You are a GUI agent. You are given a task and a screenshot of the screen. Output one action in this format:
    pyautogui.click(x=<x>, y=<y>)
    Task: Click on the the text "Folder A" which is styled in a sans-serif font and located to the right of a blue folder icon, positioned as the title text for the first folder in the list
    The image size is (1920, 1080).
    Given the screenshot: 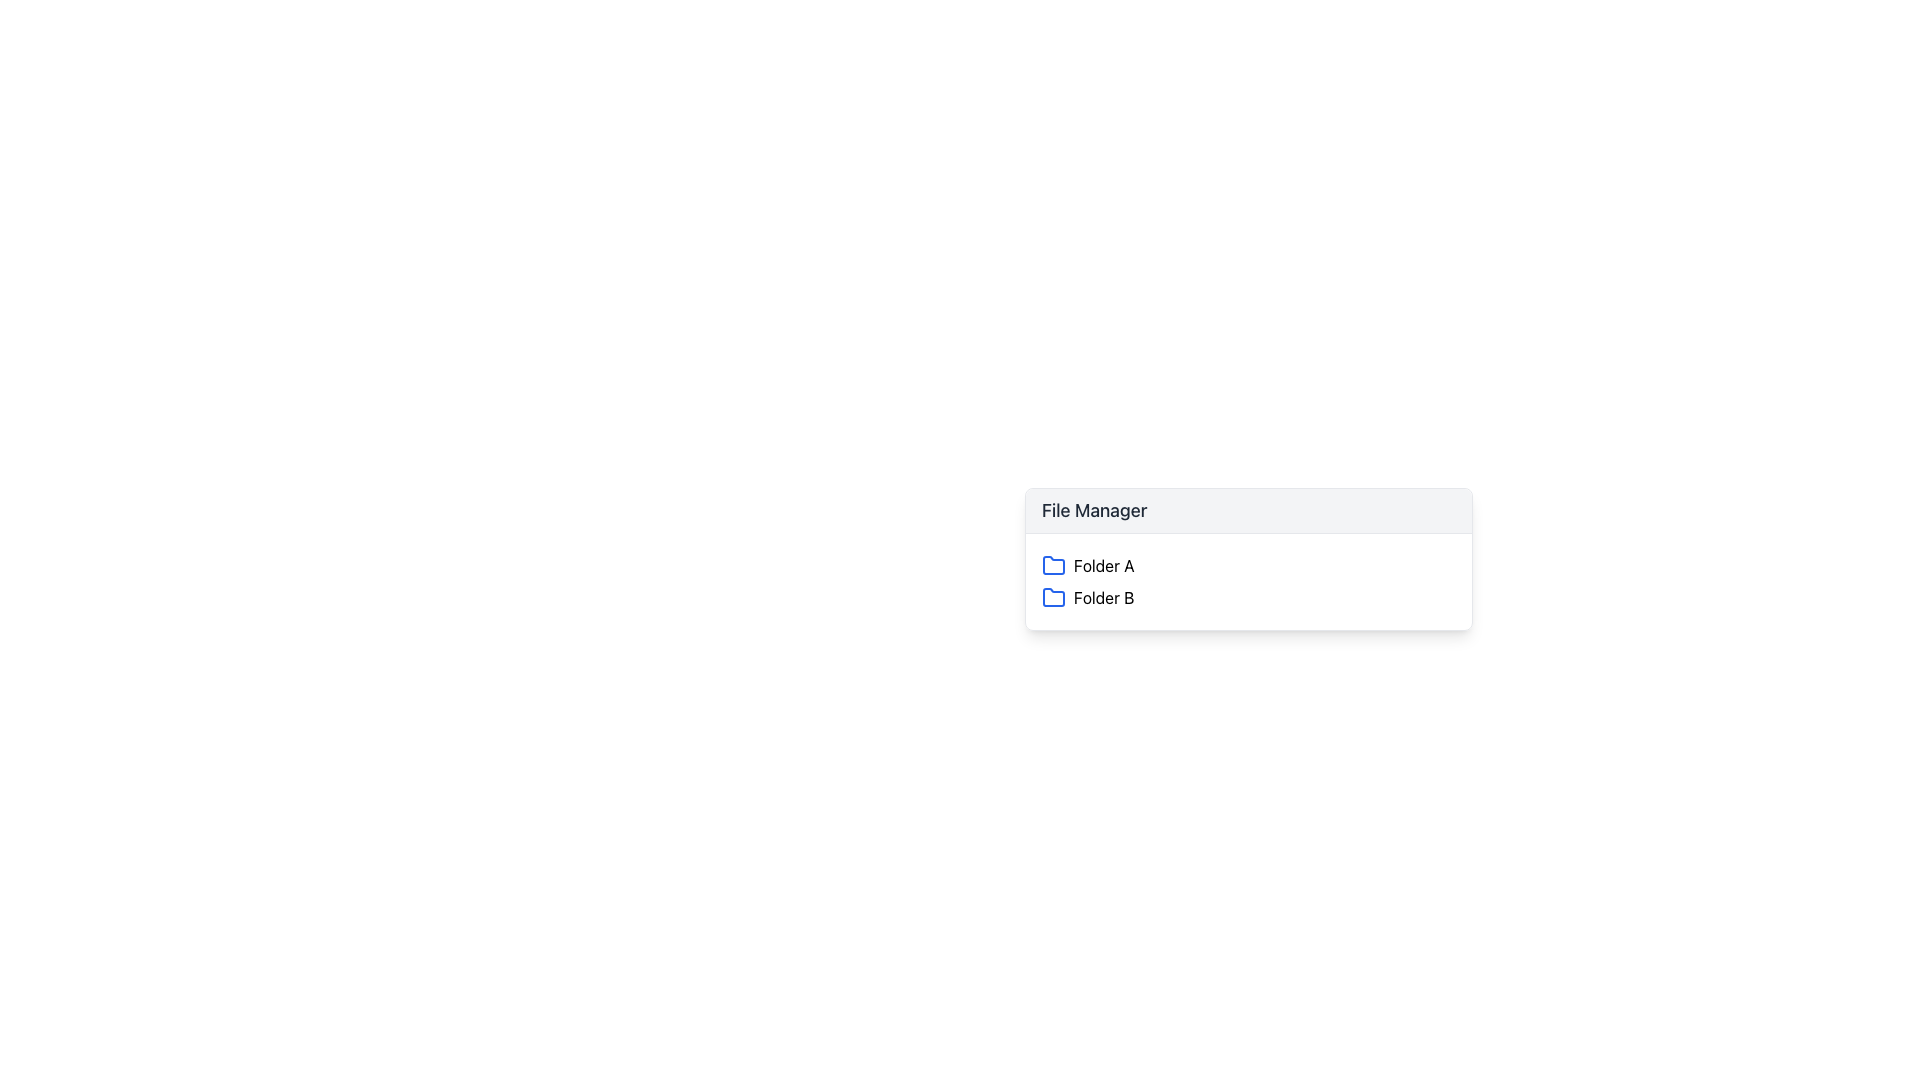 What is the action you would take?
    pyautogui.click(x=1103, y=566)
    